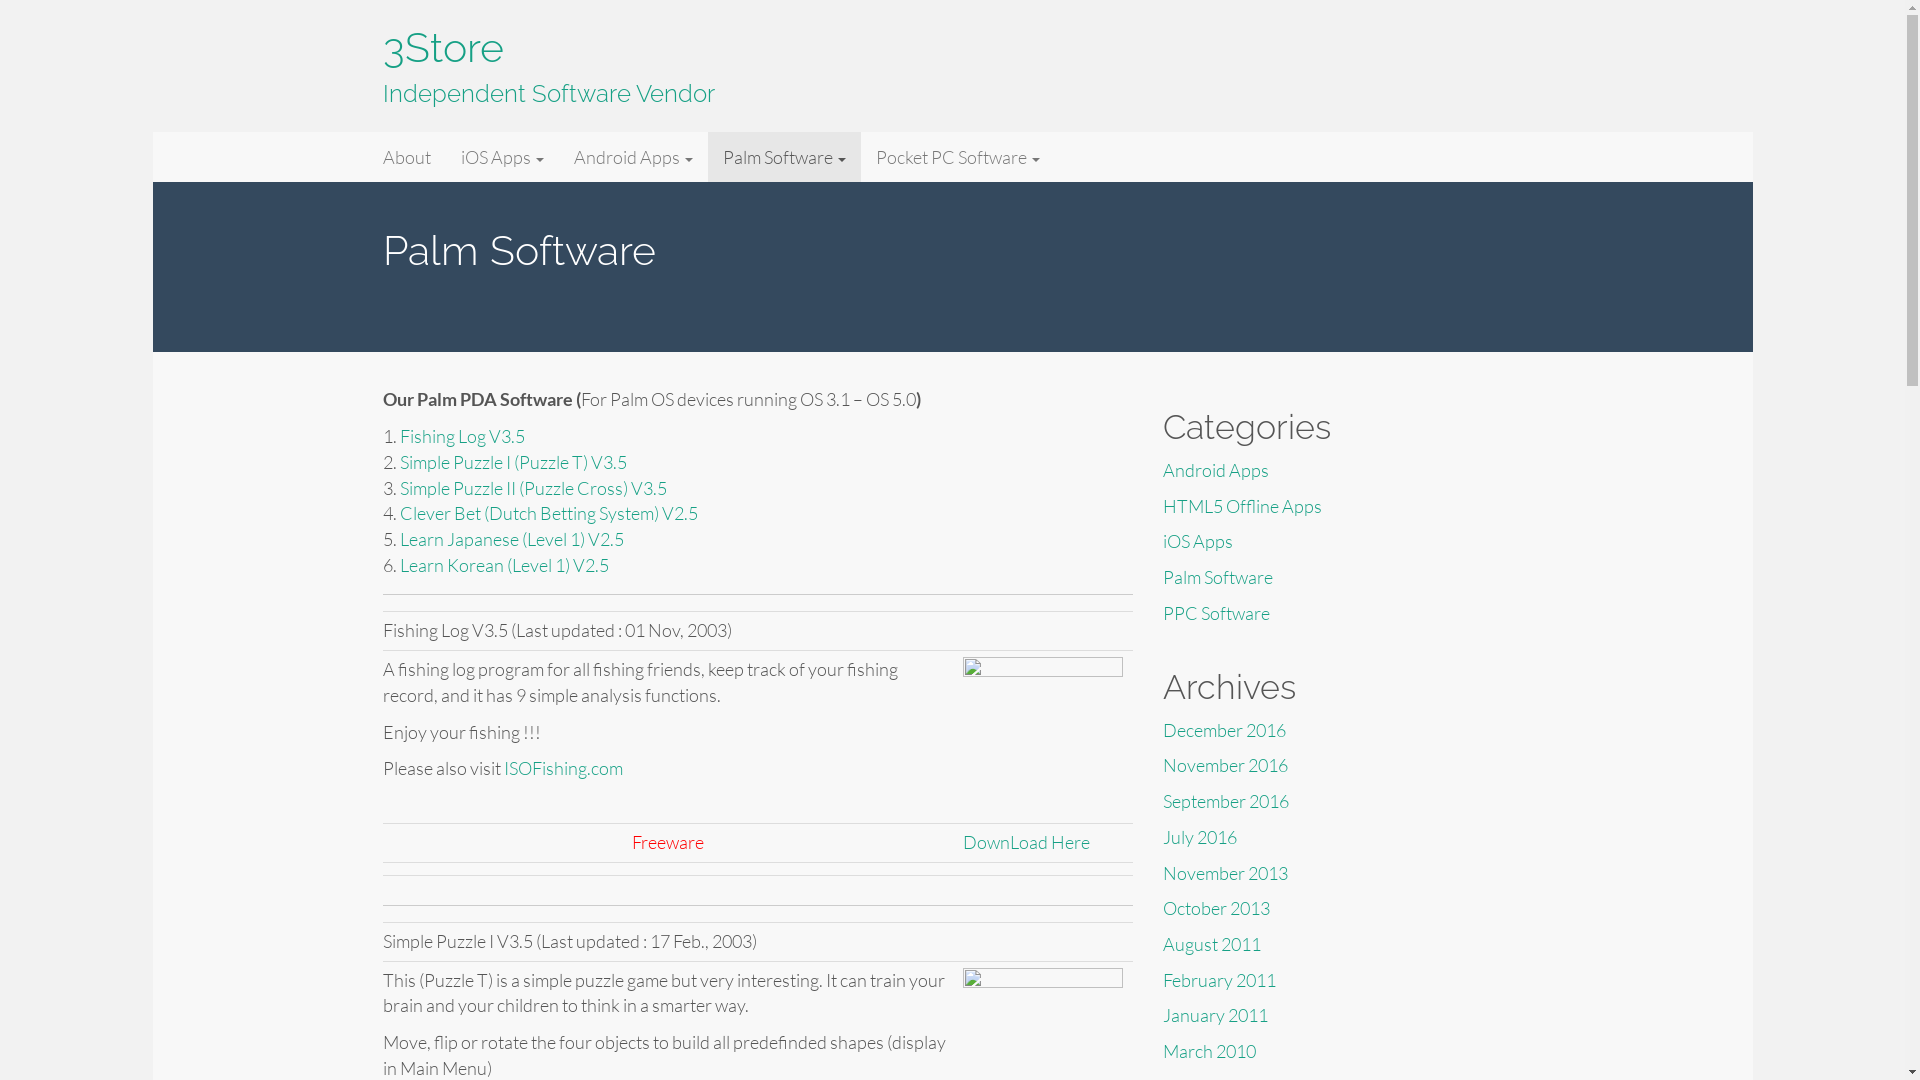 The image size is (1920, 1080). What do you see at coordinates (1161, 470) in the screenshot?
I see `'Android Apps'` at bounding box center [1161, 470].